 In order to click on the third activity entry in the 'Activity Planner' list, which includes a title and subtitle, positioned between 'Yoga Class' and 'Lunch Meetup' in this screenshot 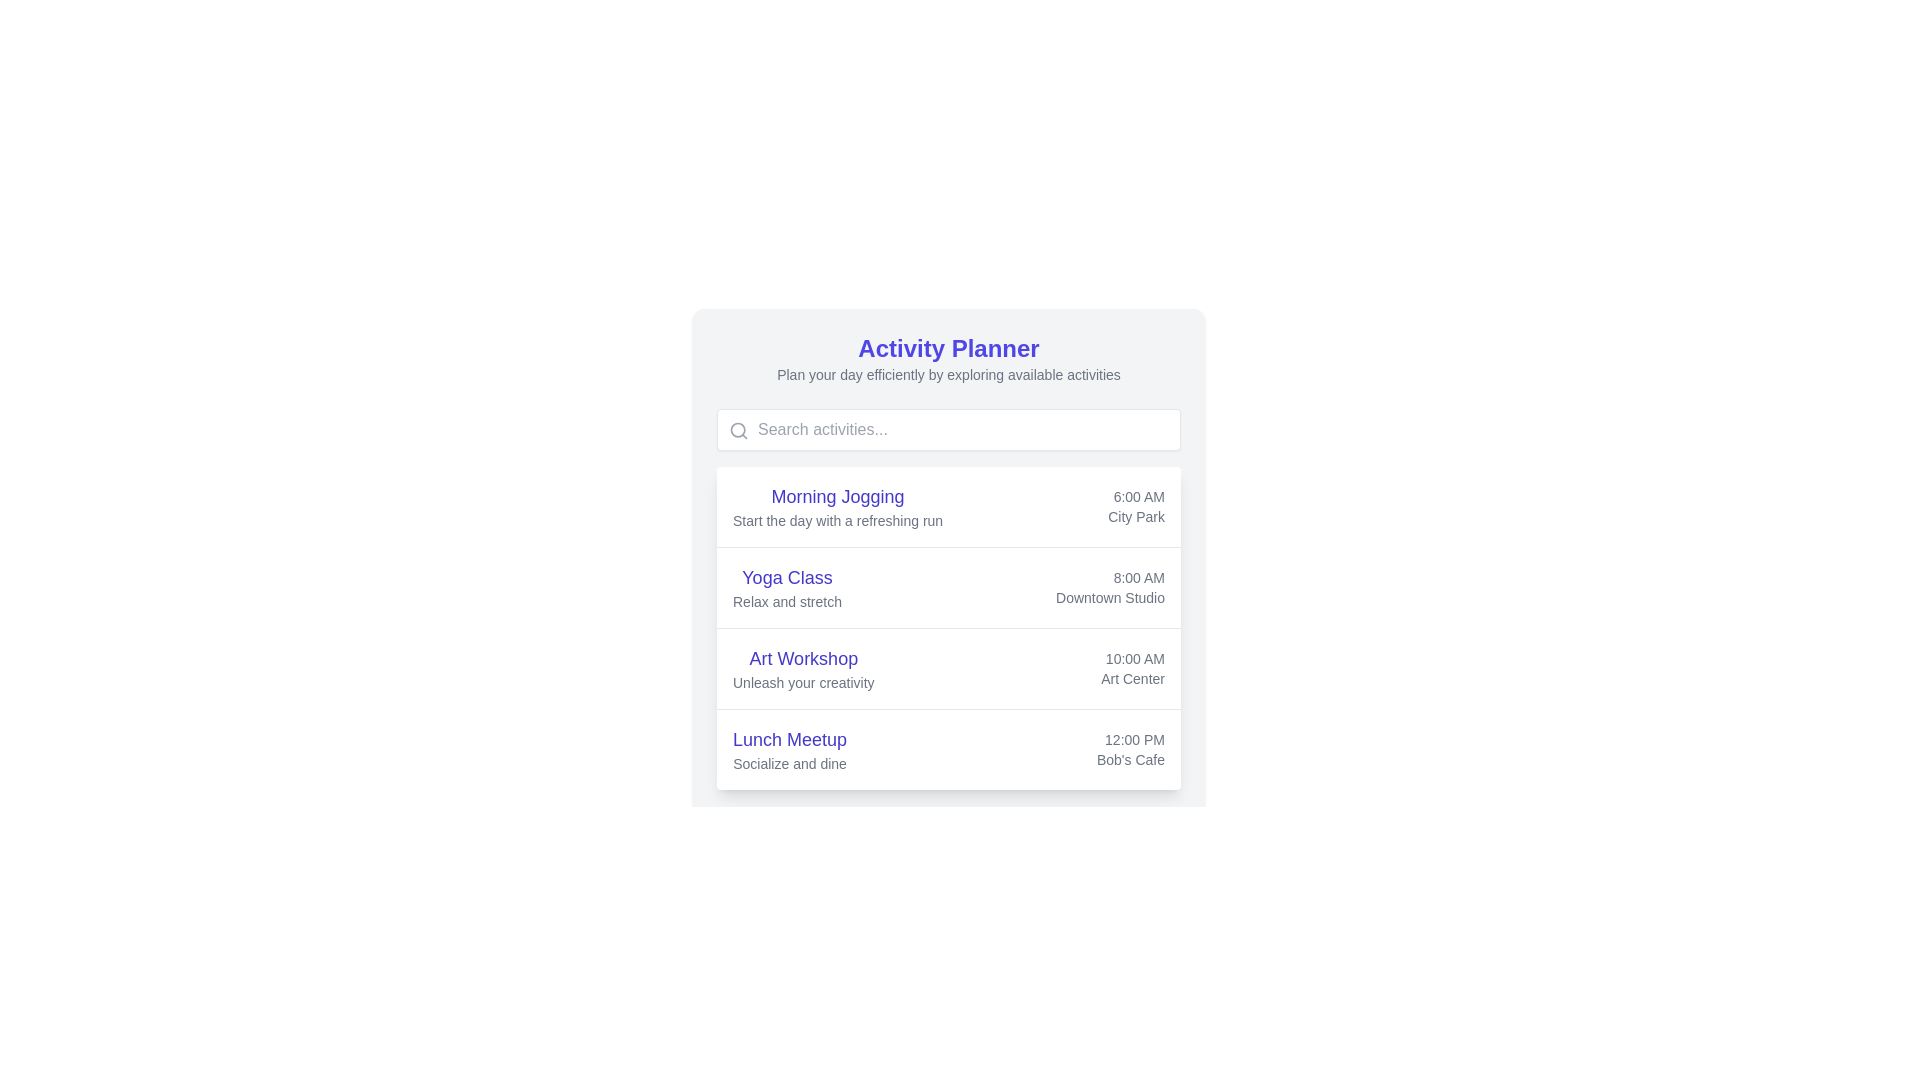, I will do `click(803, 668)`.